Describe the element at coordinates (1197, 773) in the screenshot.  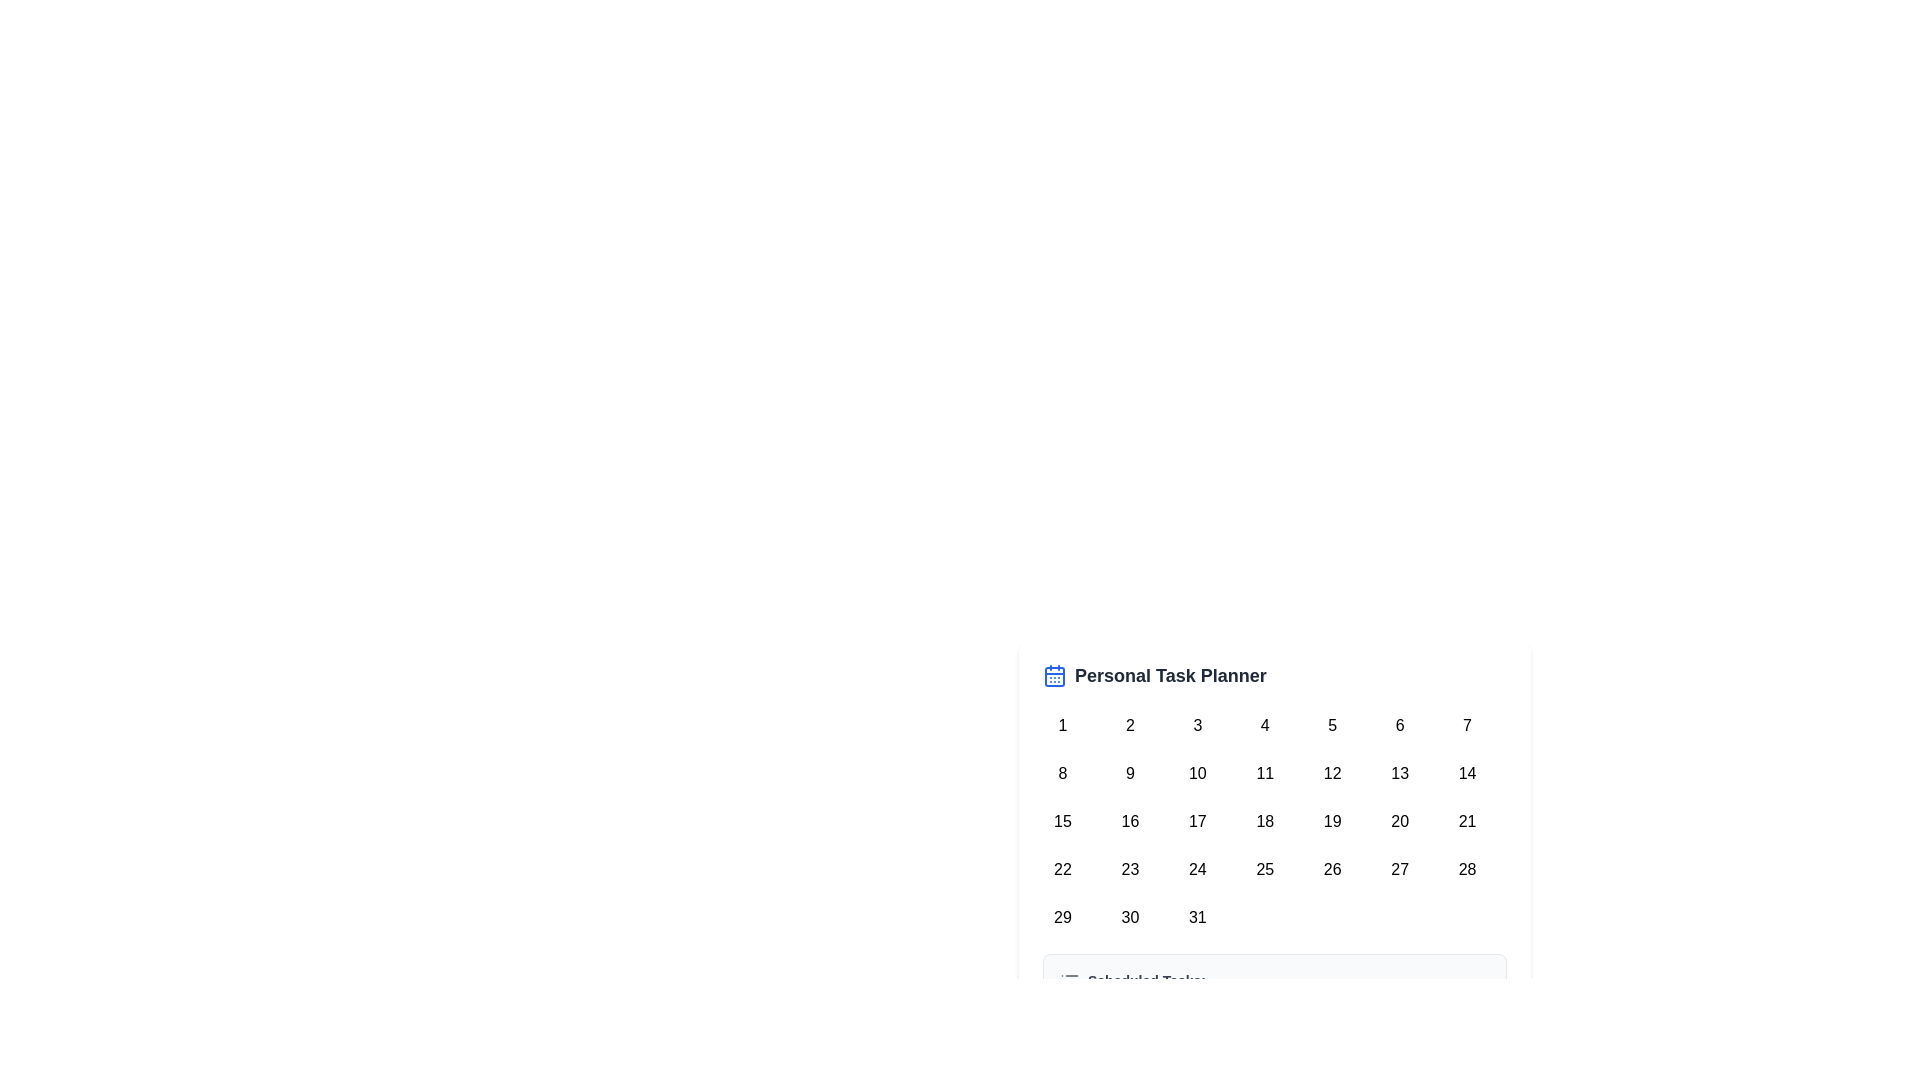
I see `the circular button containing the number '10'` at that location.